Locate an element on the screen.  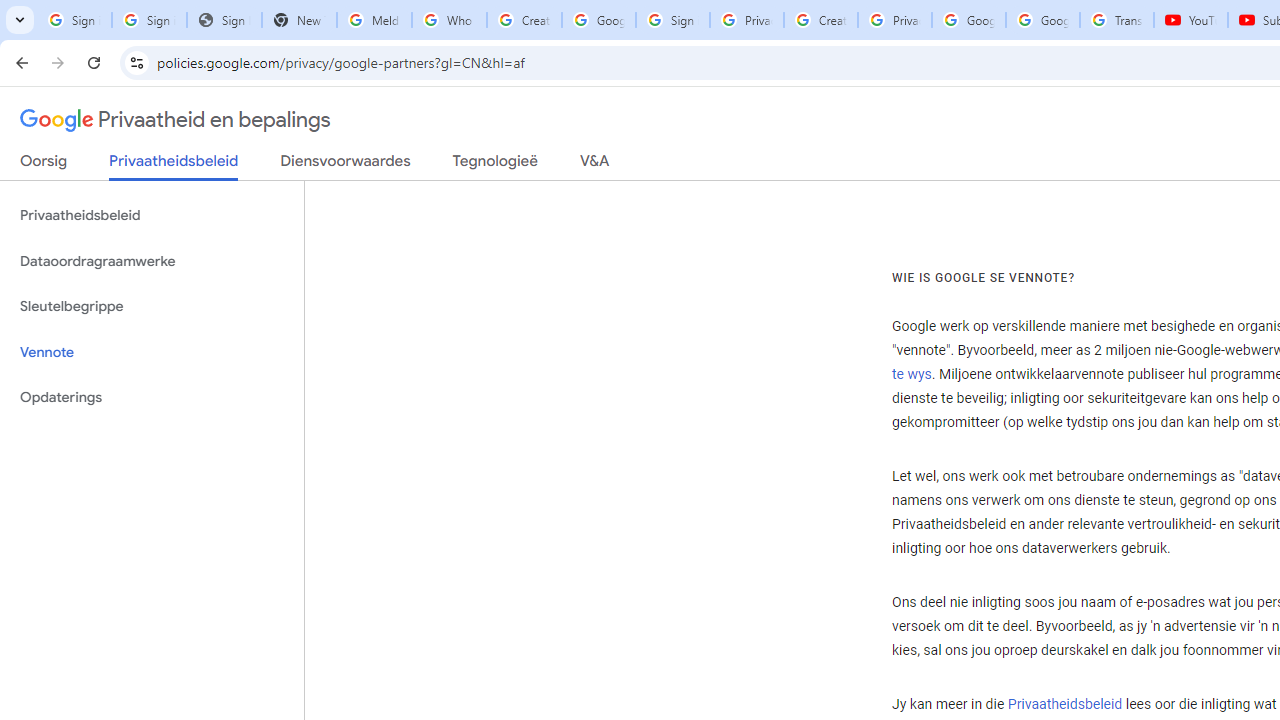
'New Tab' is located at coordinates (298, 20).